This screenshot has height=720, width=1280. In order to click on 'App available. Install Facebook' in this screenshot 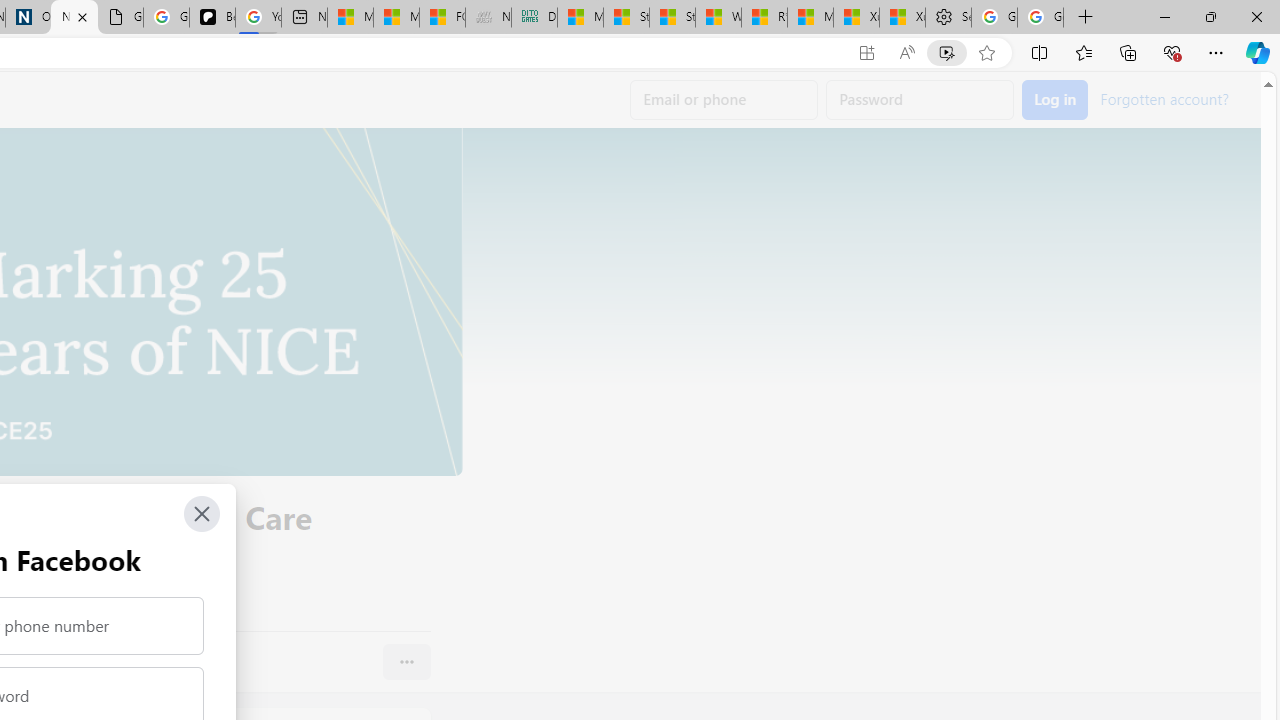, I will do `click(867, 52)`.